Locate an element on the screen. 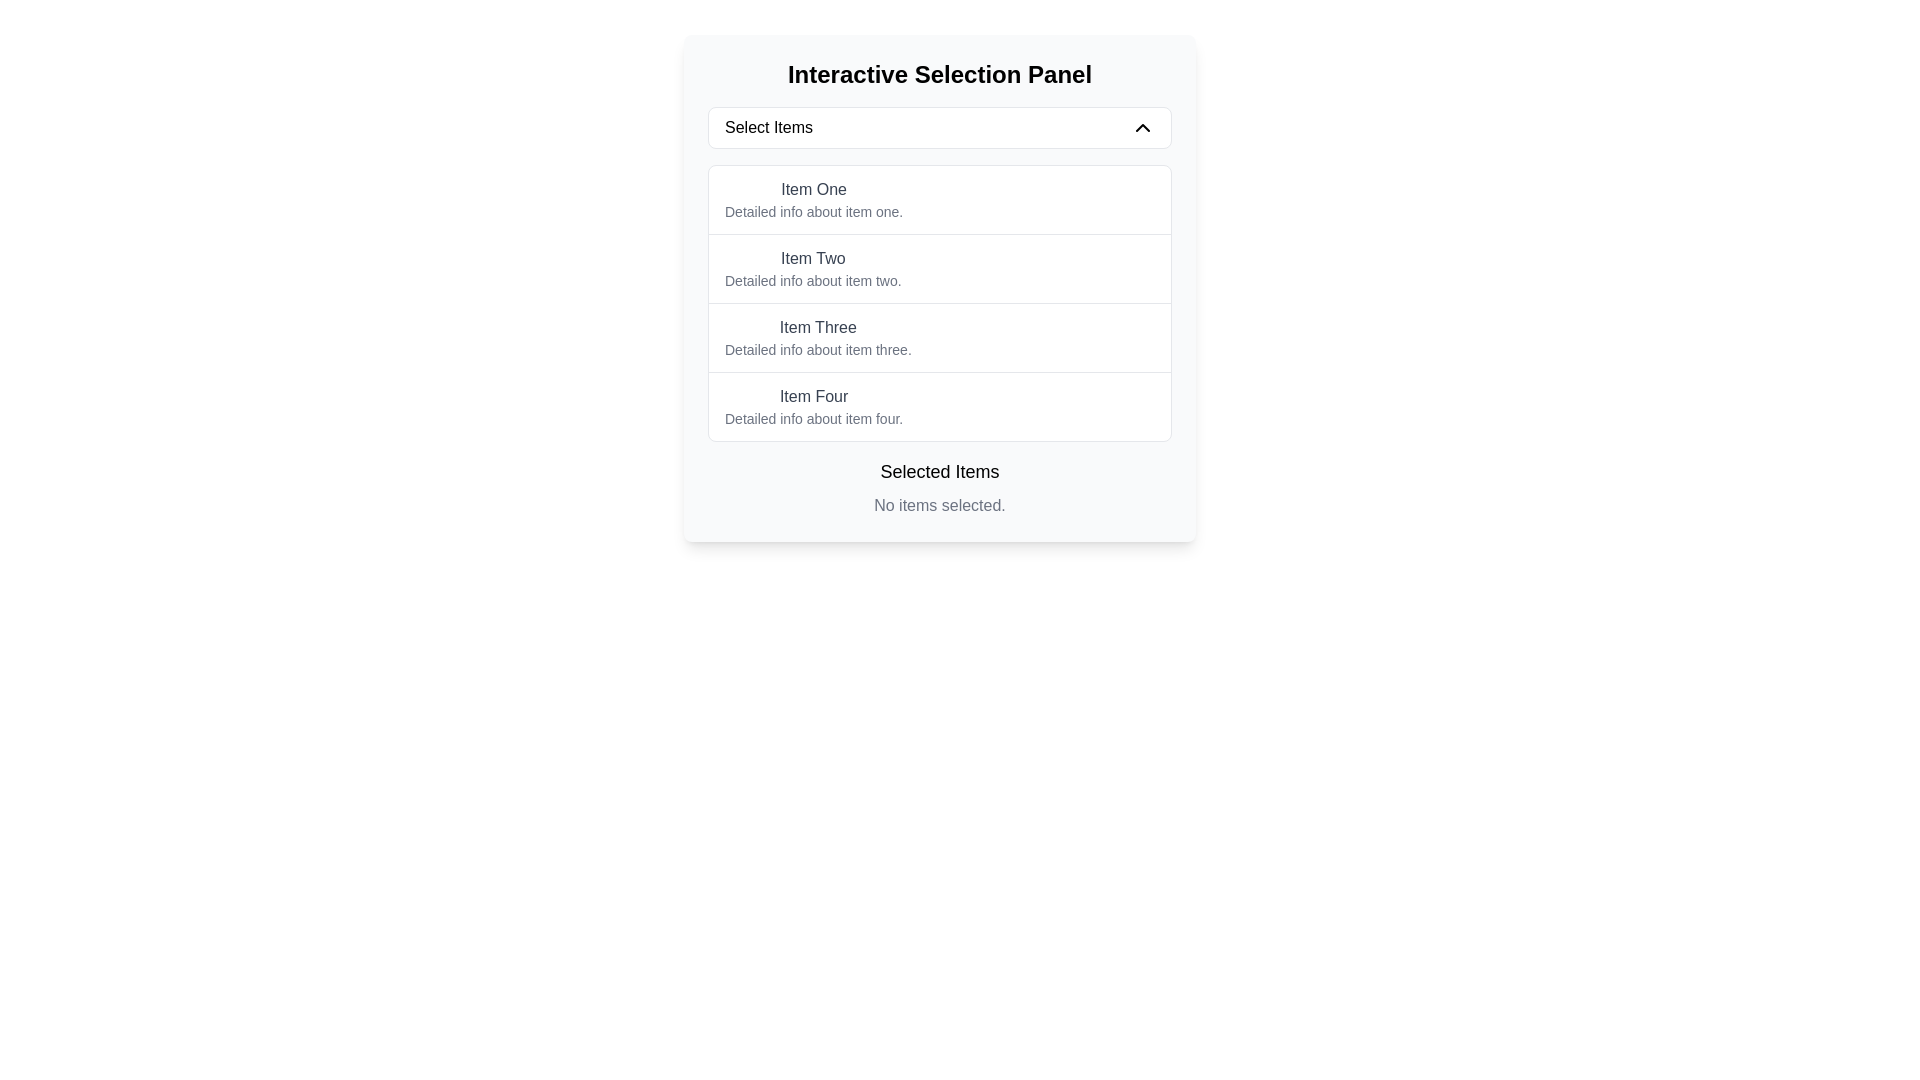 This screenshot has width=1920, height=1080. the 'Select Items' text label which is styled in a clear font and positioned to the left of a dropdown arrow is located at coordinates (767, 127).